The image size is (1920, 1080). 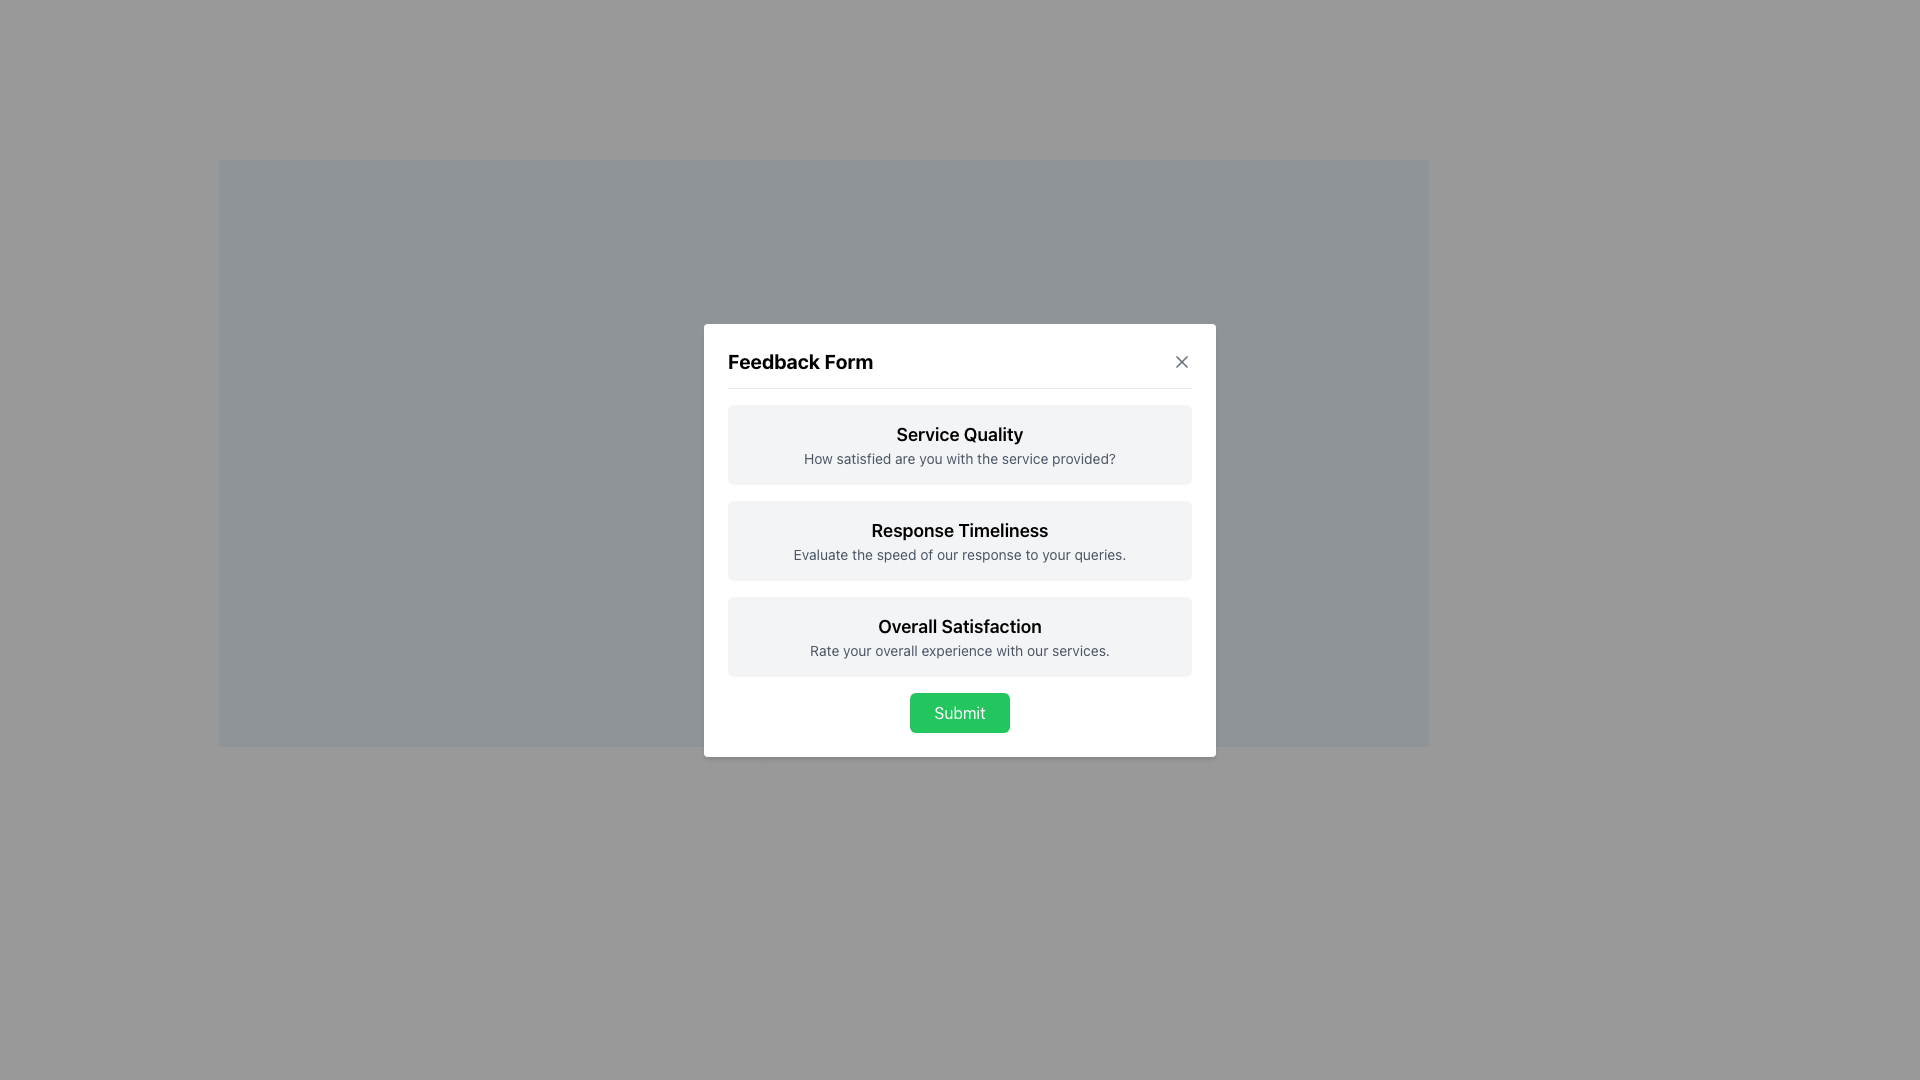 I want to click on bold text labeled 'Feedback Form' located at the top-left corner of the feedback modal dialog, so click(x=800, y=361).